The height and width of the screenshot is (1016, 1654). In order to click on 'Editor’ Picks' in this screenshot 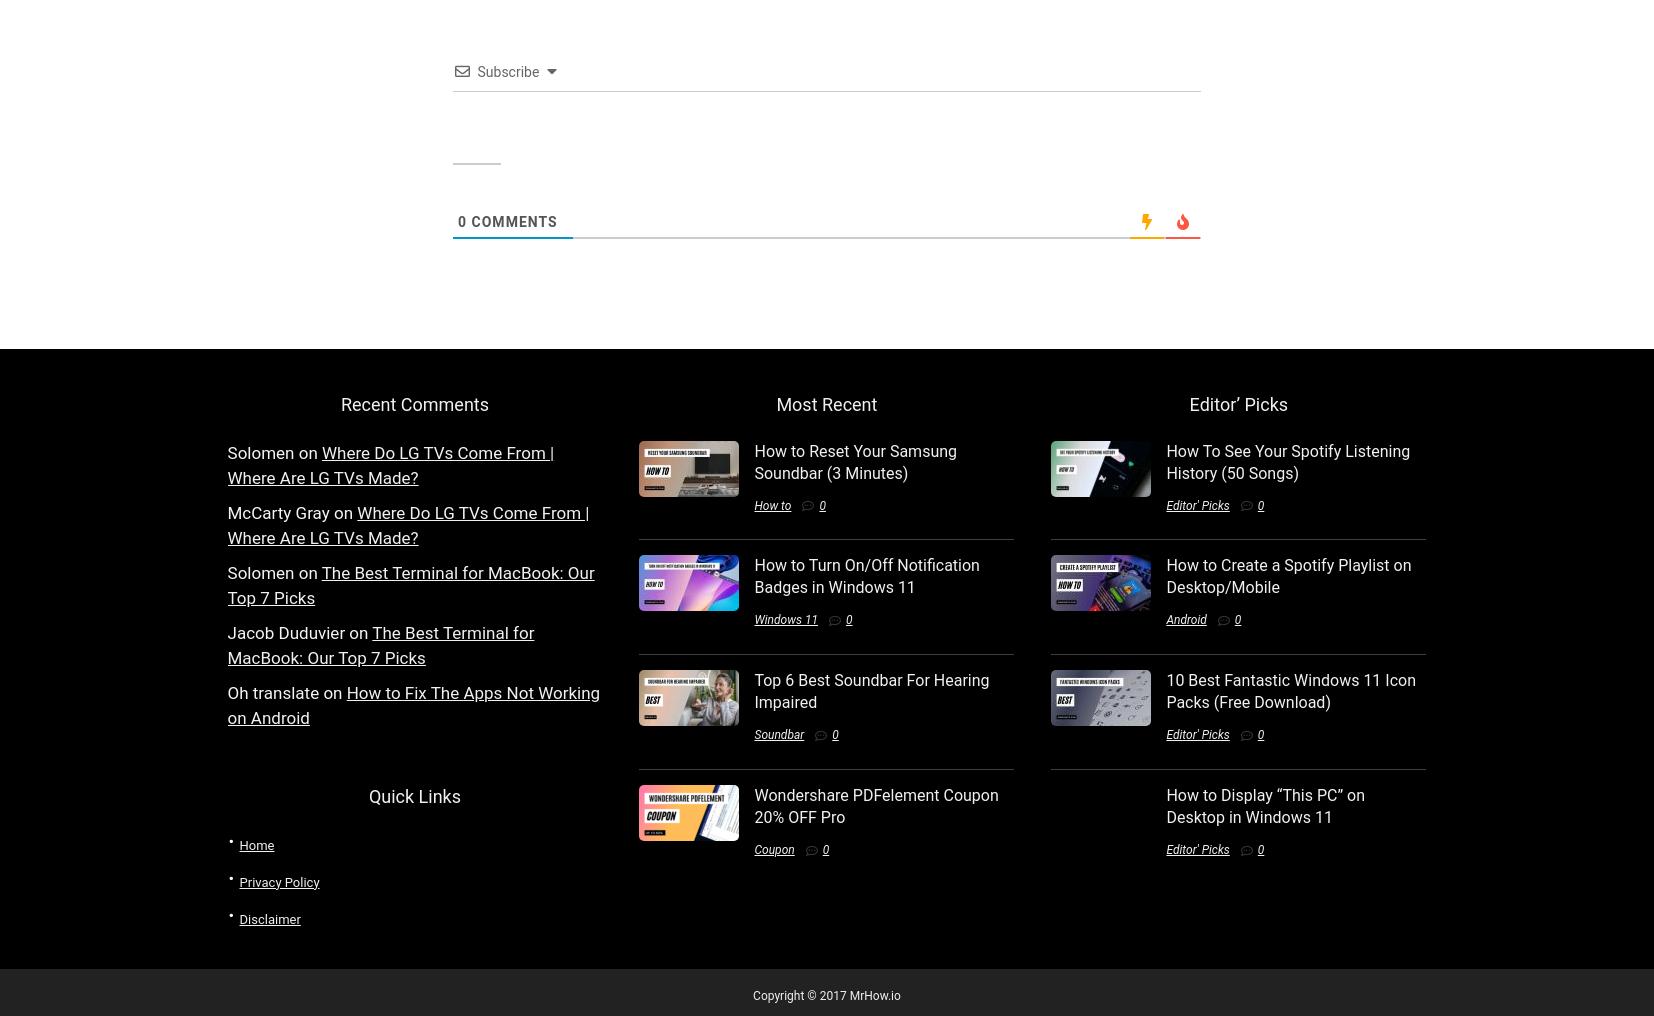, I will do `click(1237, 402)`.